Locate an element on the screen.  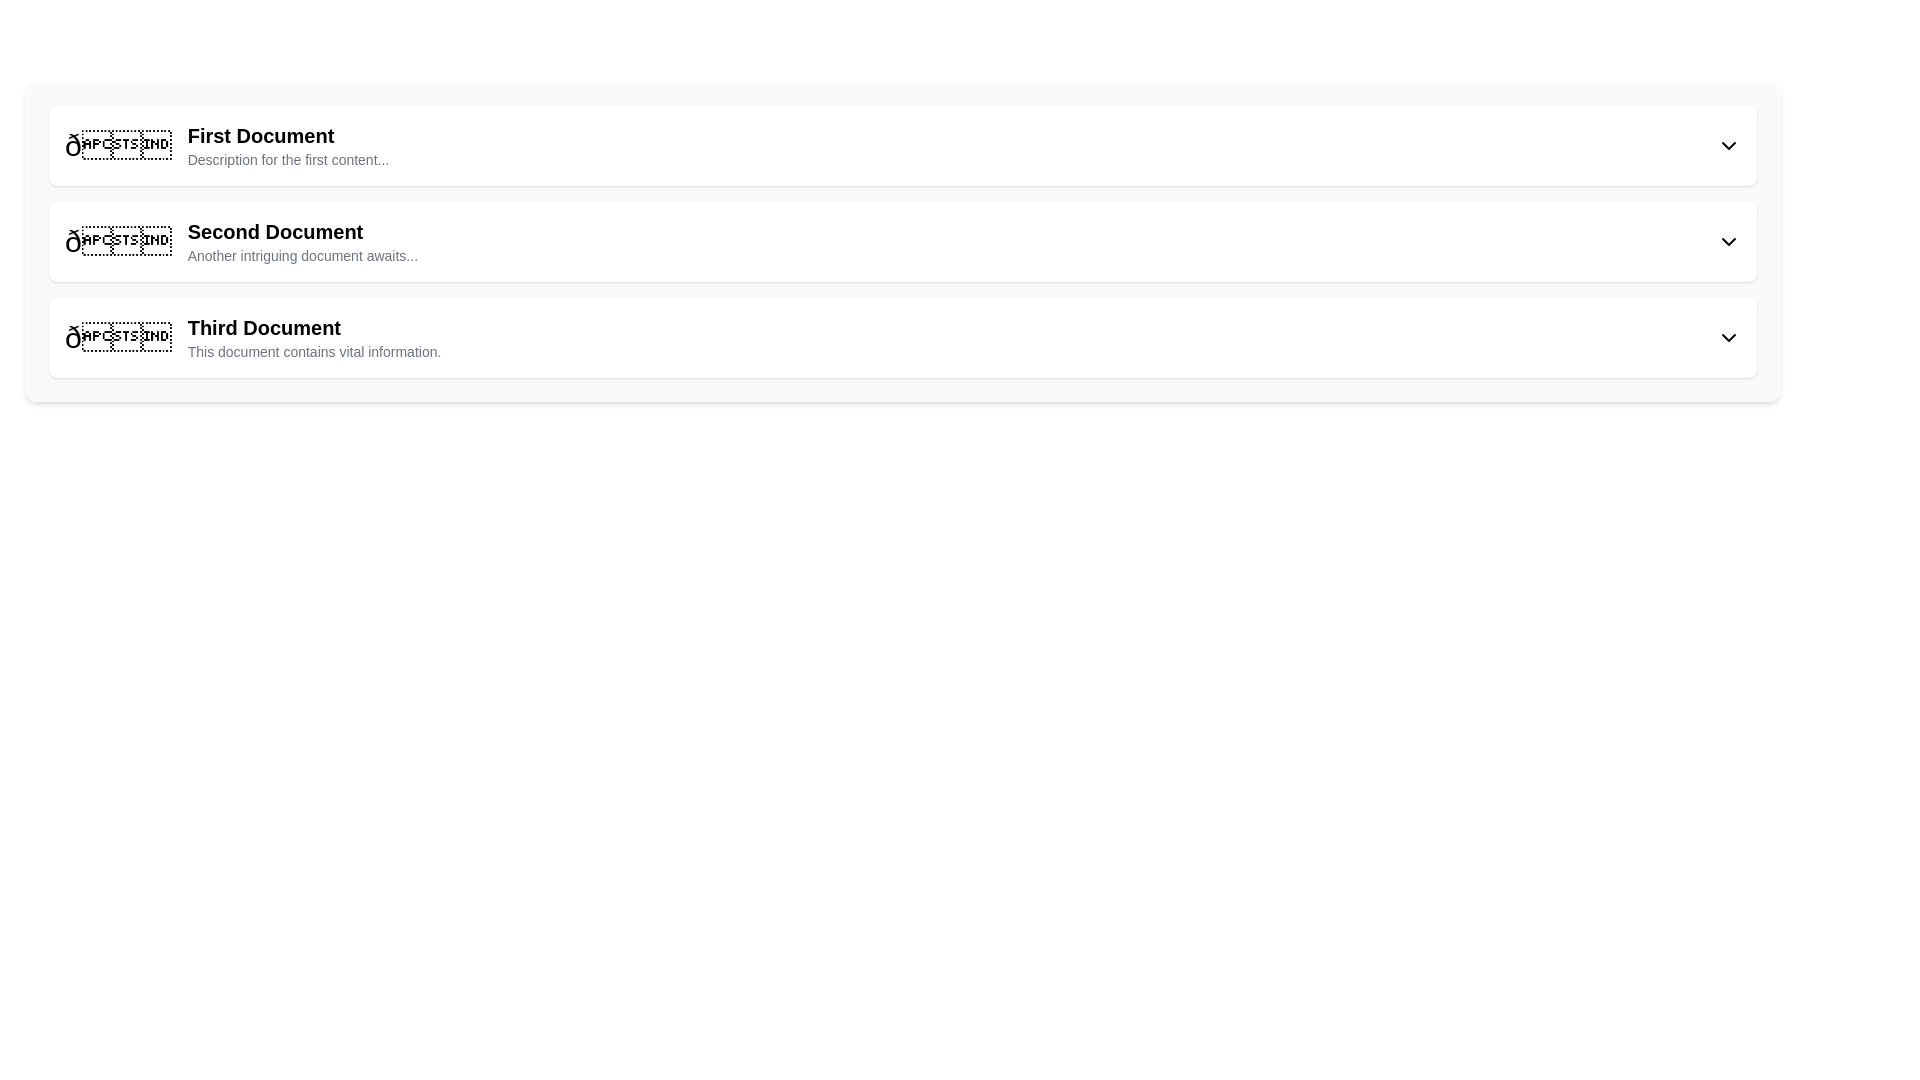
the downward-facing chevron icon located at the right end of the header section of the list item labeled 'First Document' is located at coordinates (1727, 145).